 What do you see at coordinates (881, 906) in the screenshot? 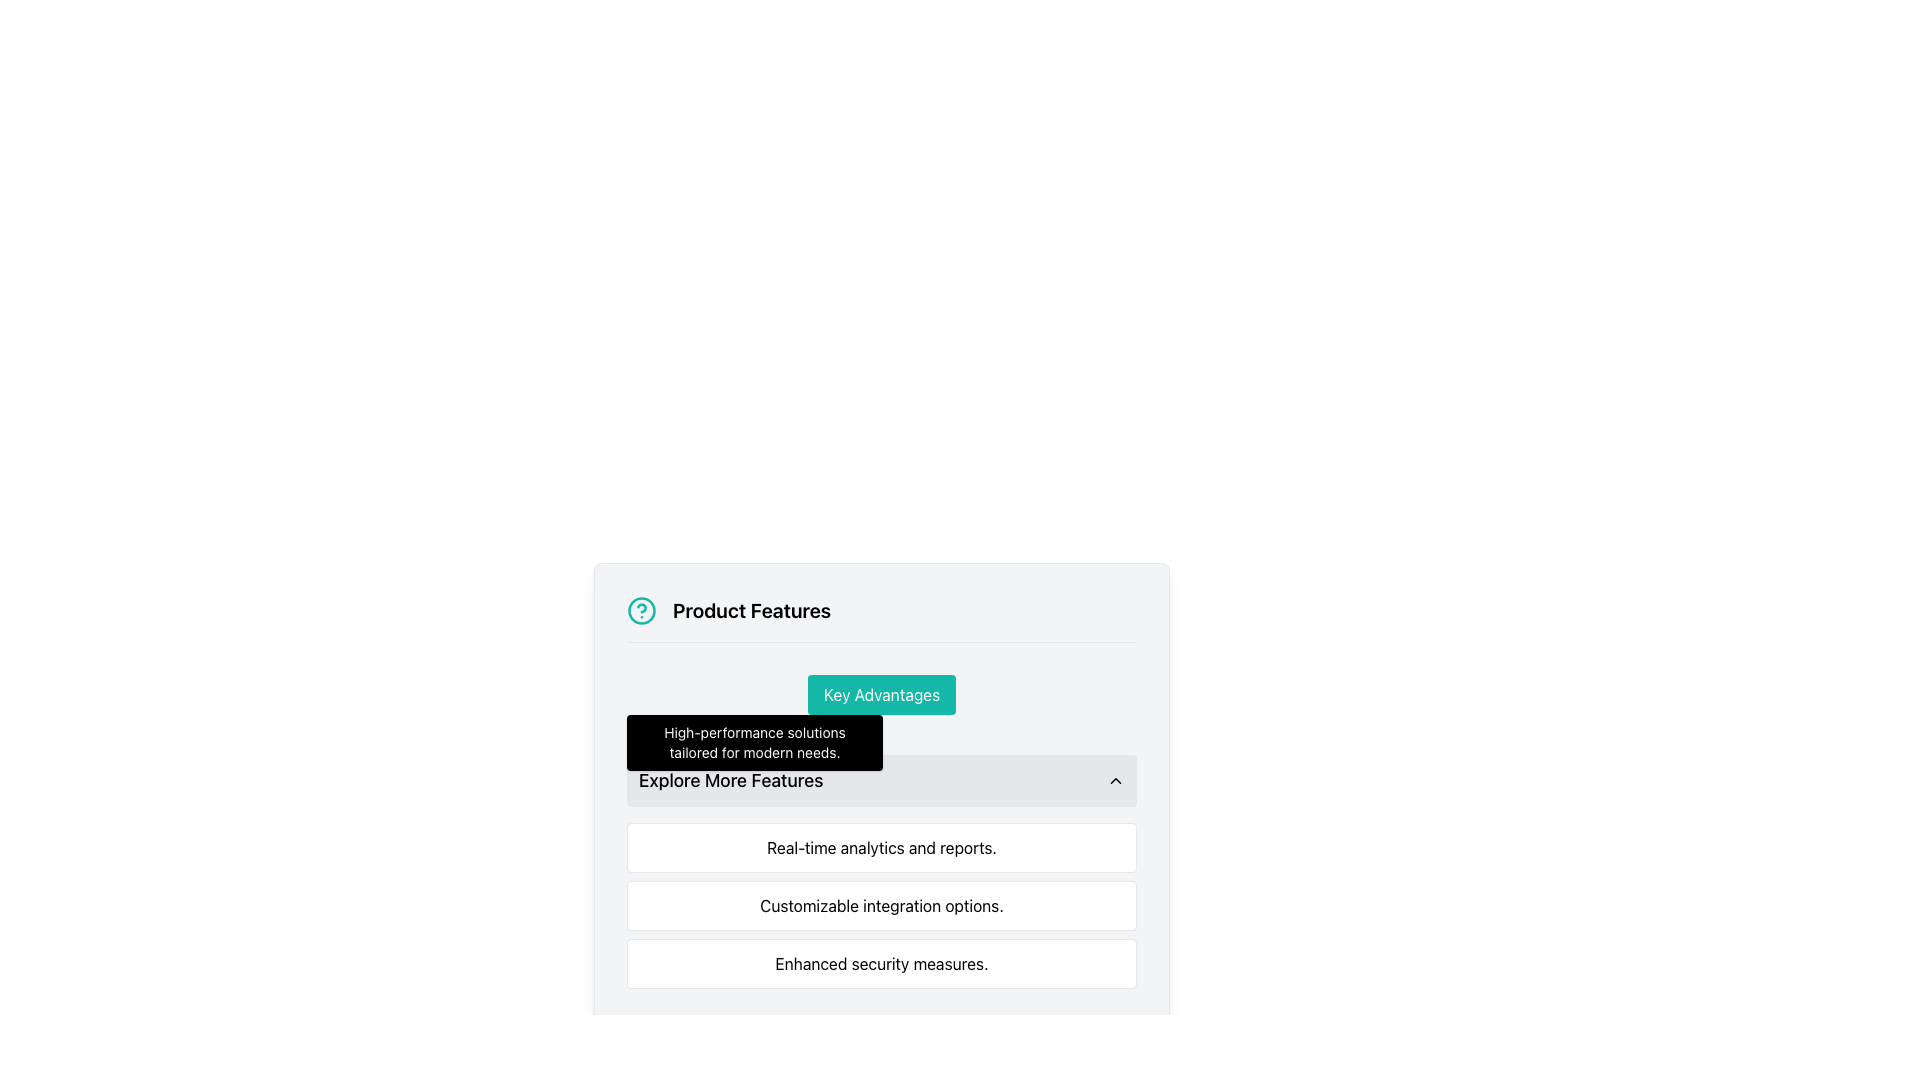
I see `the informative text block that details one of the features offered, which is the second item in the 'Explore More Features' list` at bounding box center [881, 906].